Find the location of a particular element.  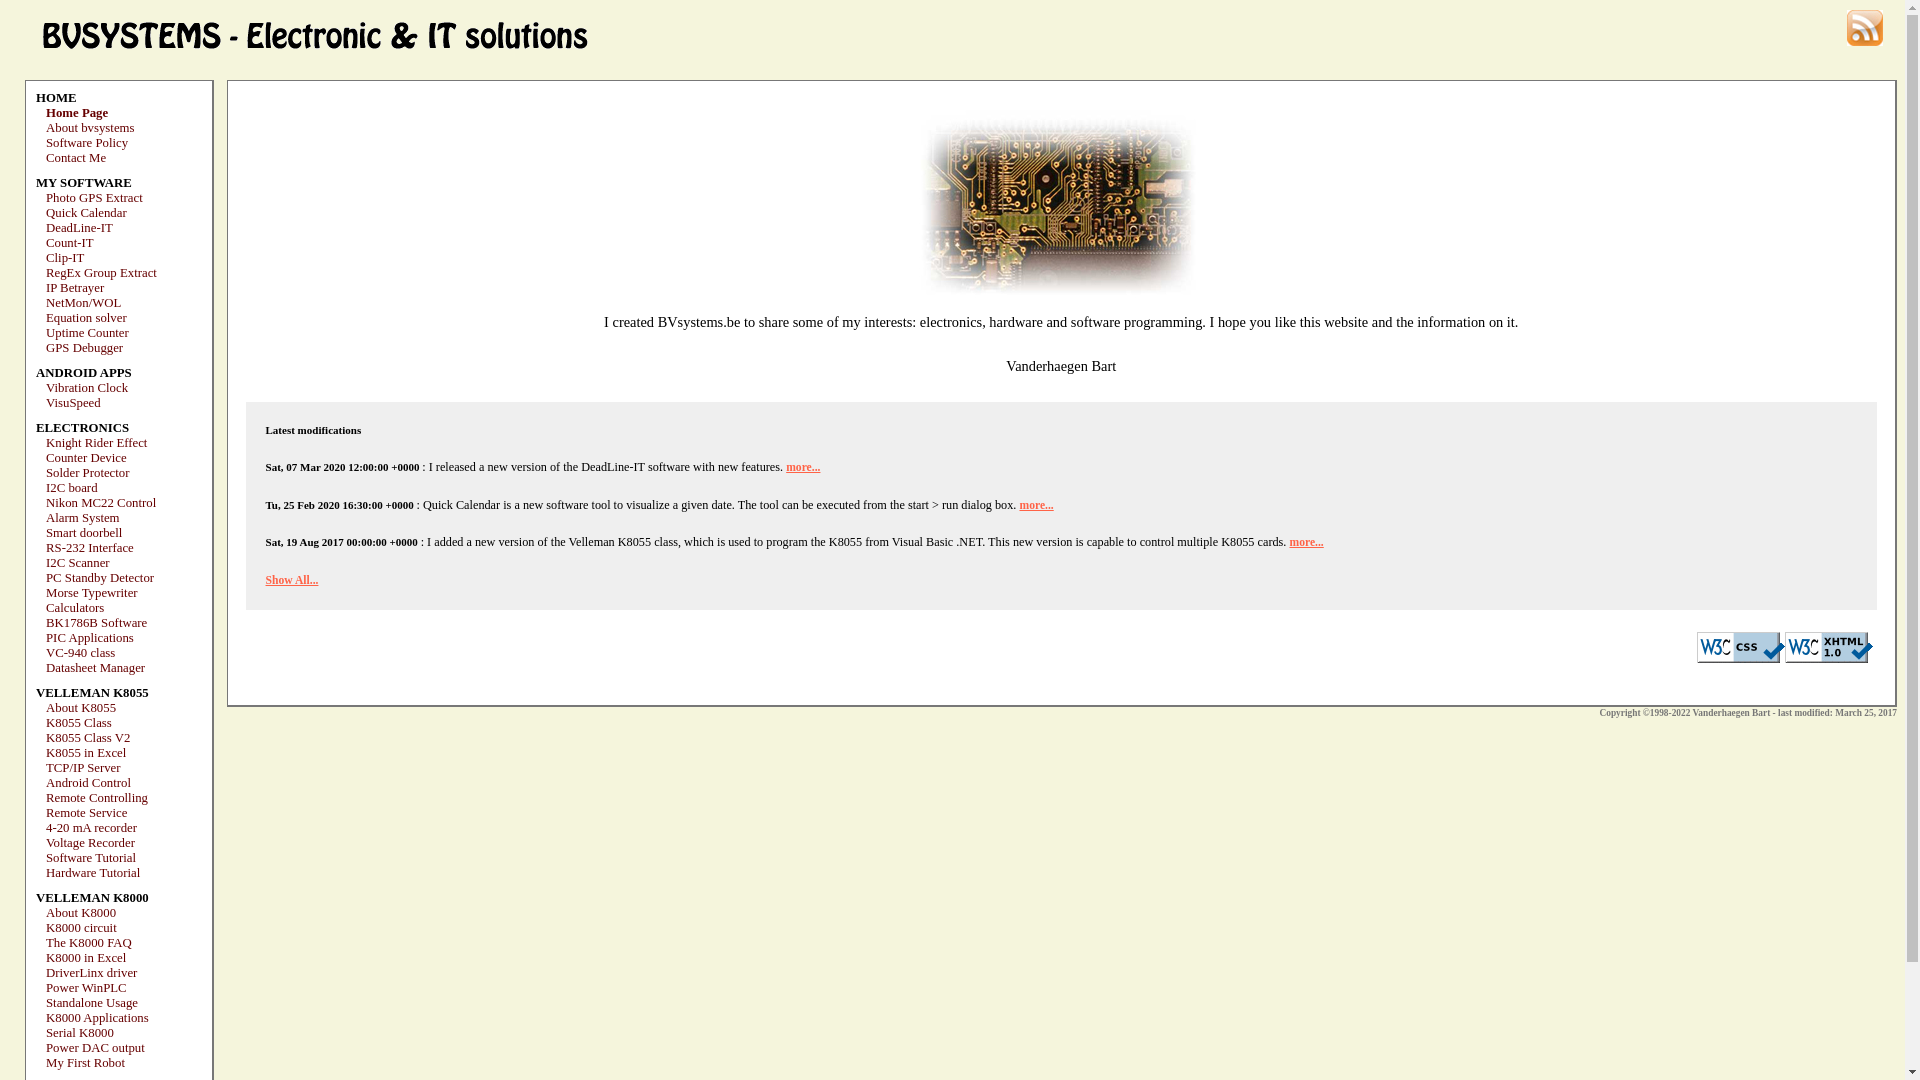

'PC Standby Detector' is located at coordinates (99, 578).